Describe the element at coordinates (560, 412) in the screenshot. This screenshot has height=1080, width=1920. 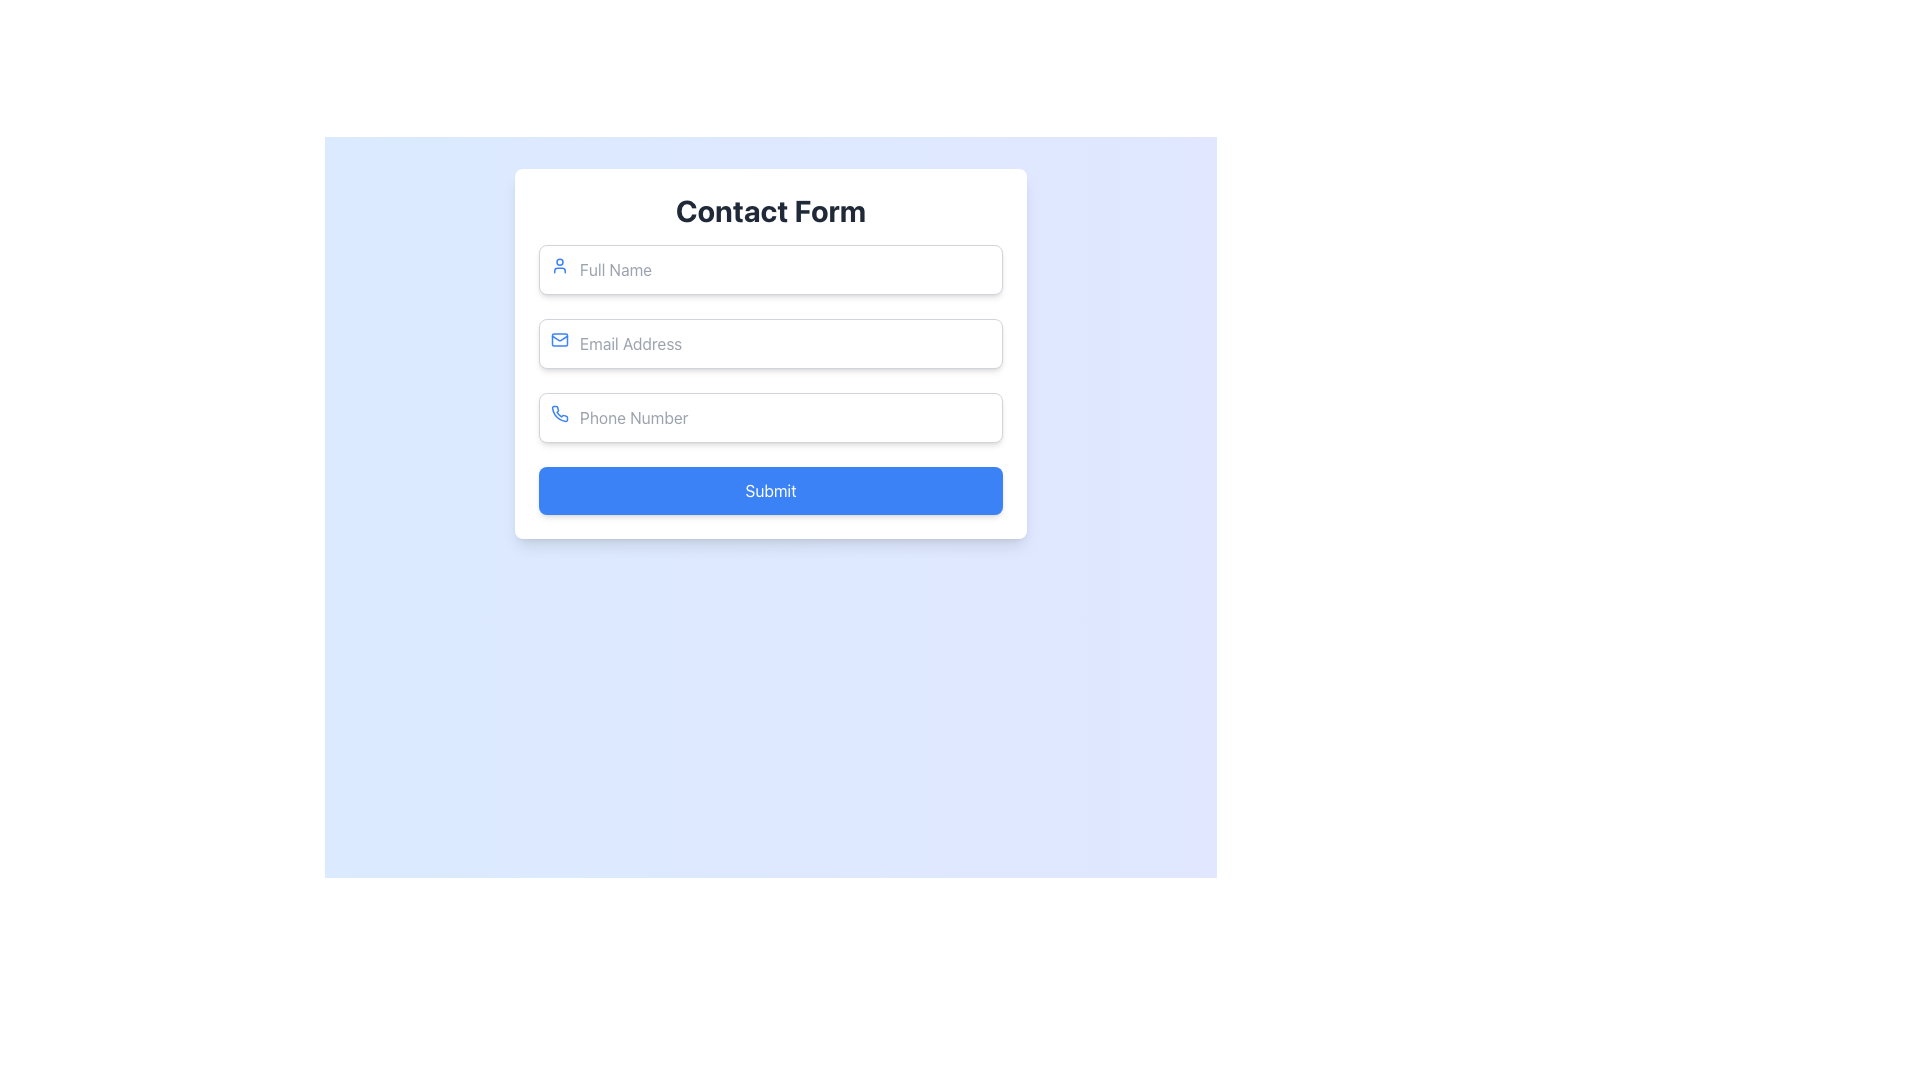
I see `the phone icon located in the contact form interface, which is the only instance of this icon and positioned at the top-left corner of the 'Phone Number' input field` at that location.